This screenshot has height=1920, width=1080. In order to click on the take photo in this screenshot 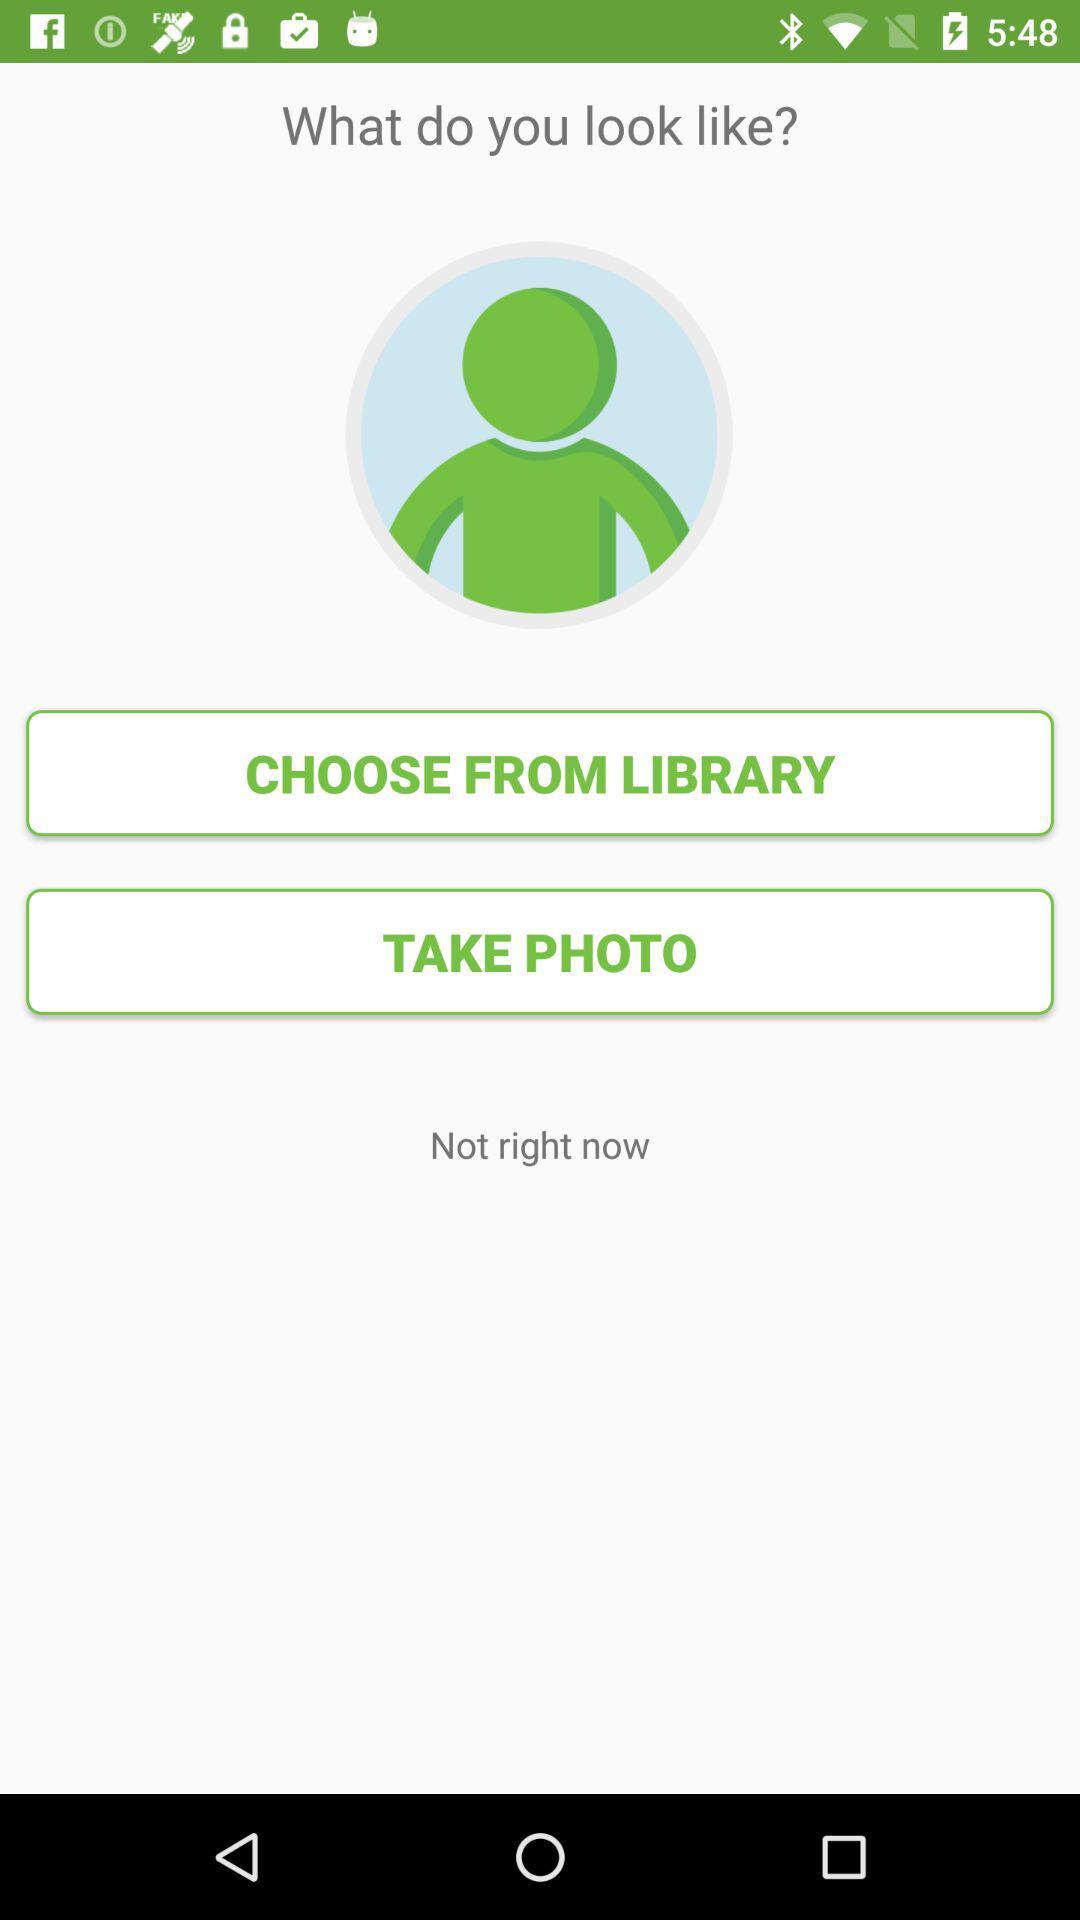, I will do `click(540, 950)`.